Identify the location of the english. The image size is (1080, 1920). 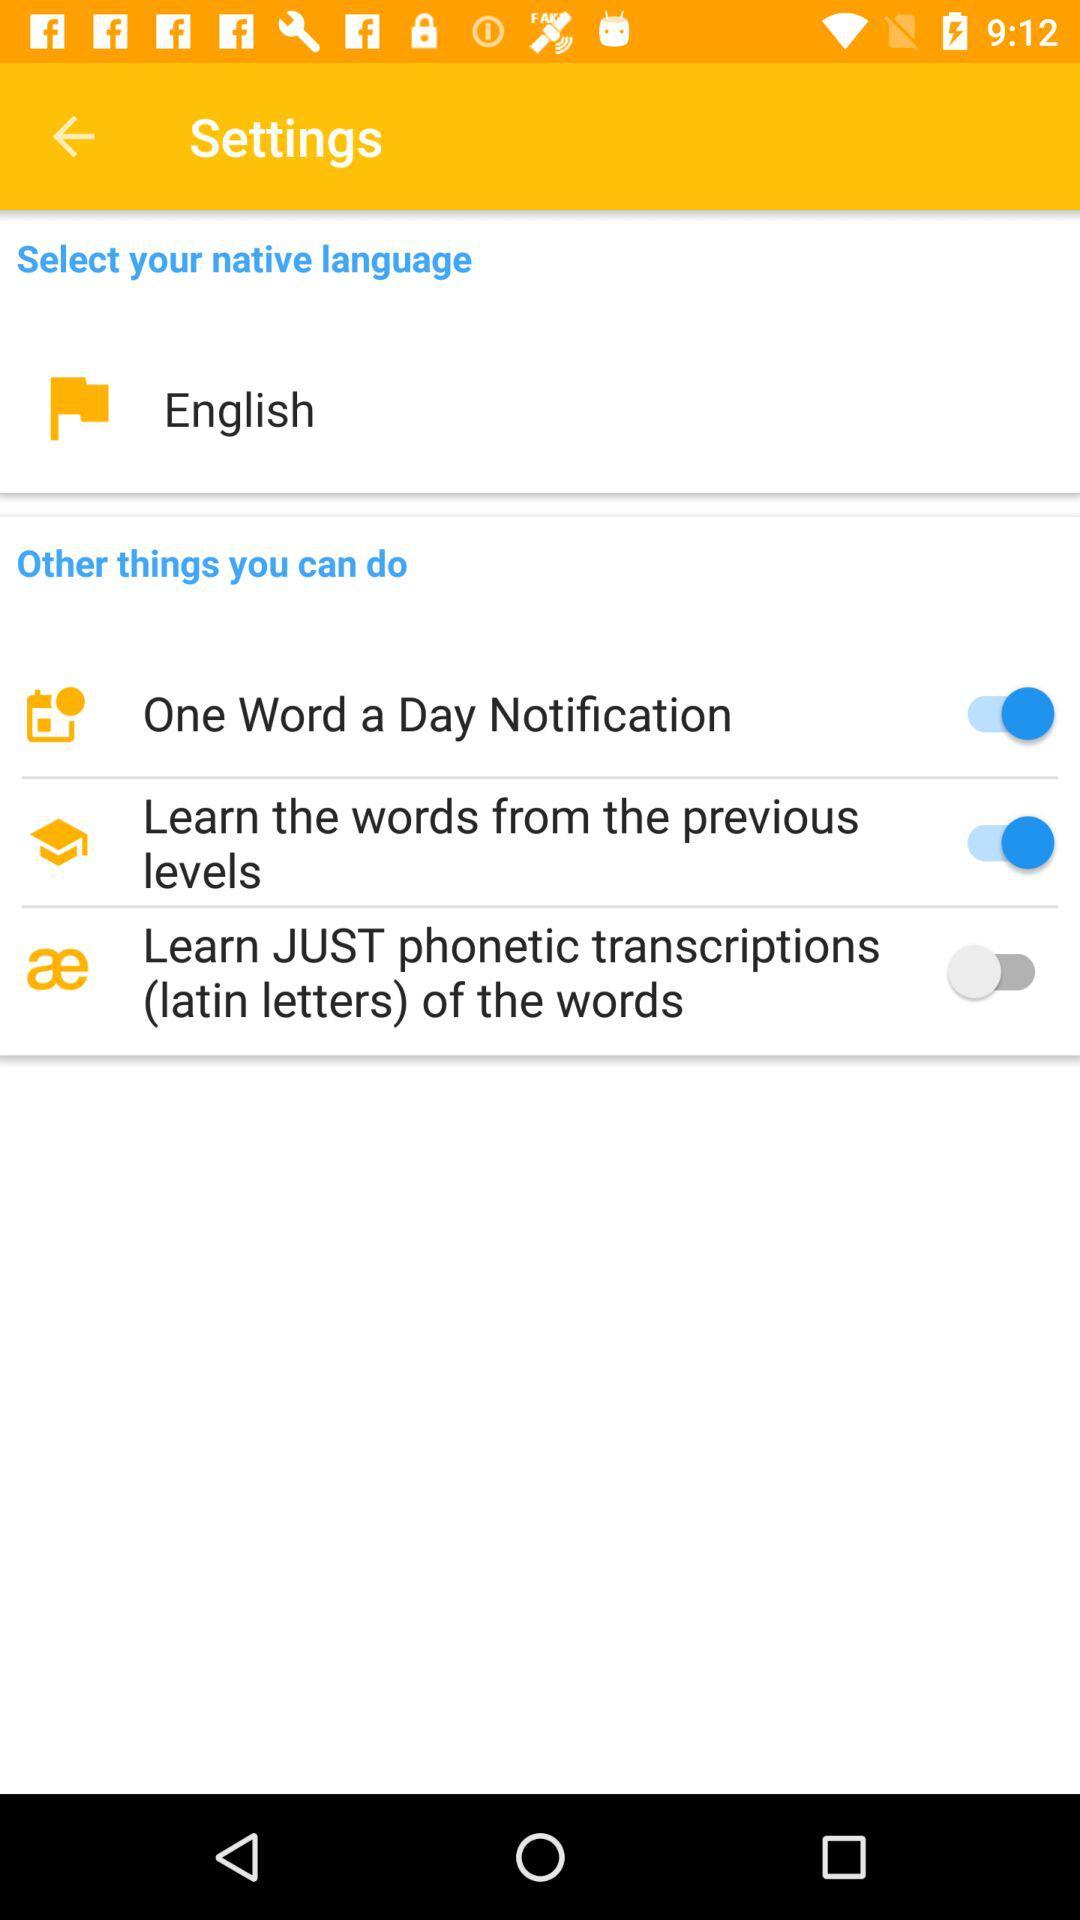
(540, 407).